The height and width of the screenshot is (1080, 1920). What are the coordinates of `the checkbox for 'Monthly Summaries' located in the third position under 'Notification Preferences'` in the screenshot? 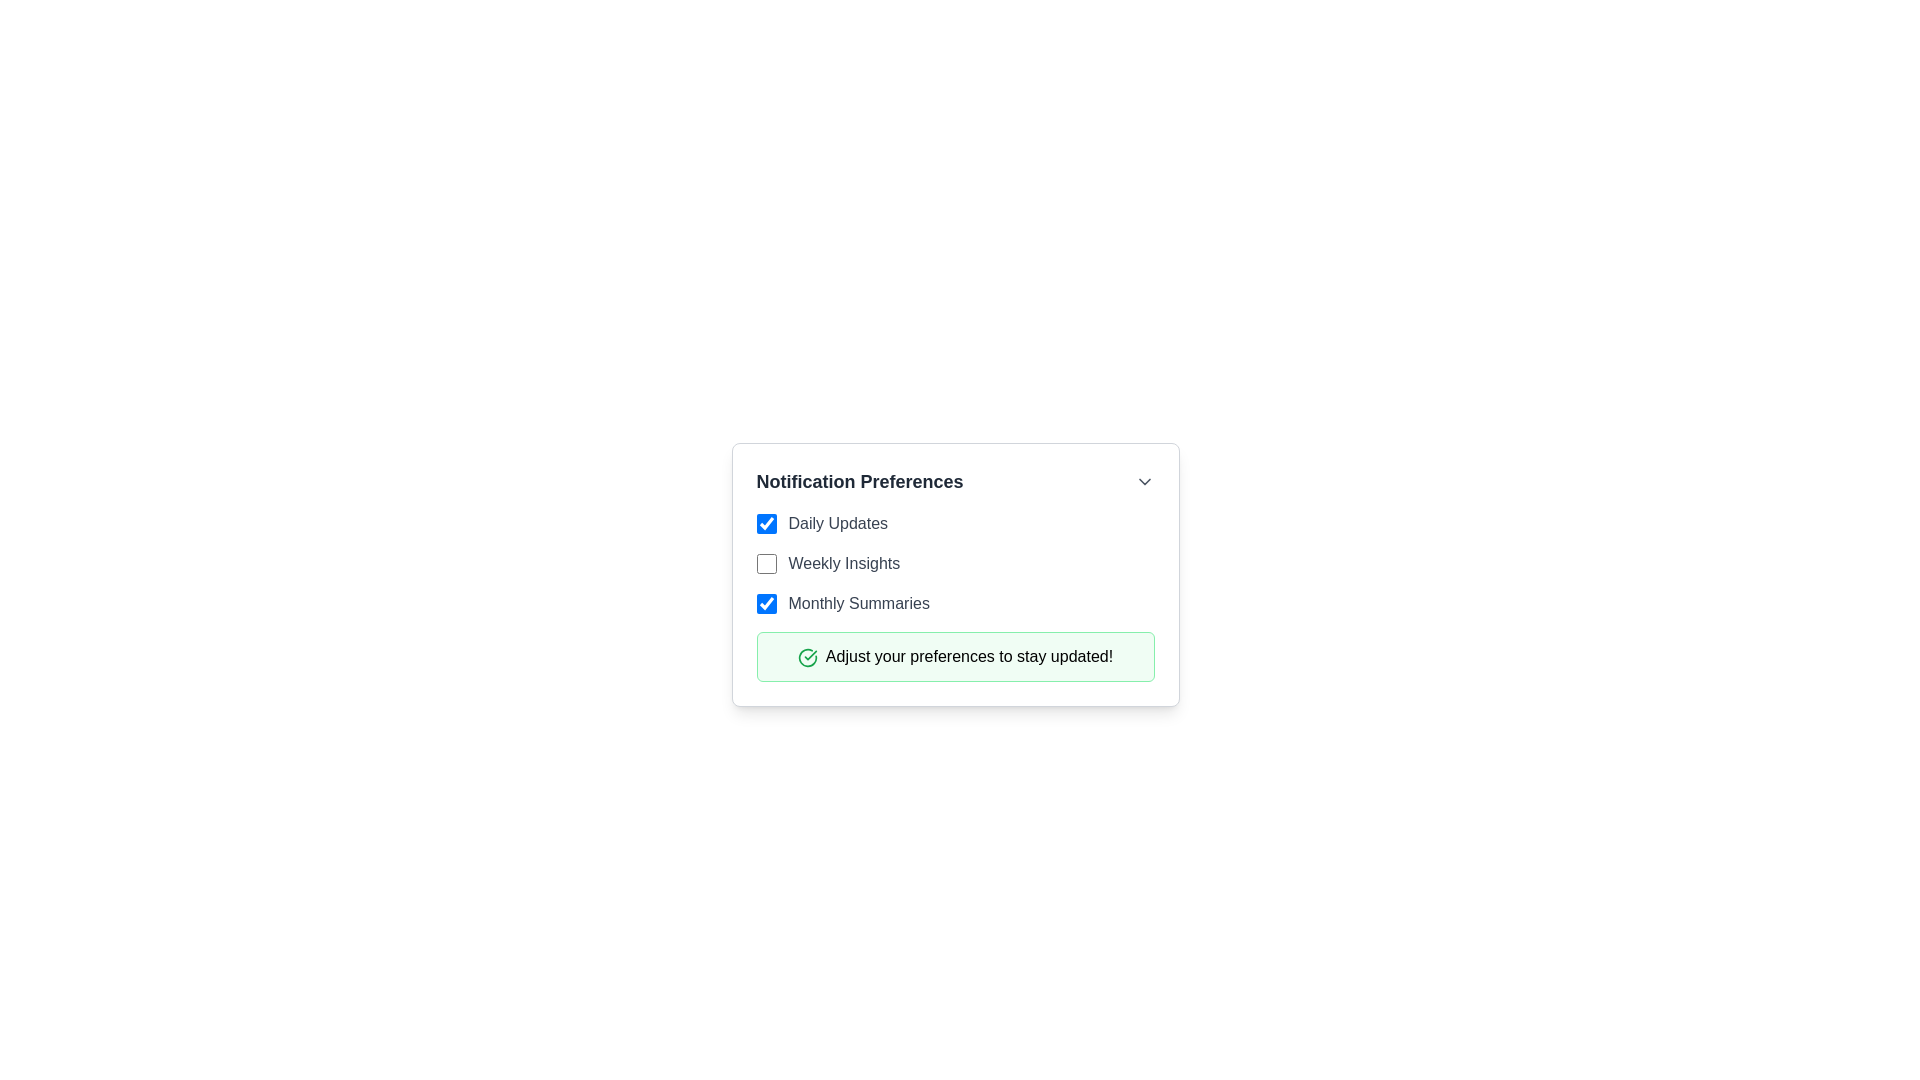 It's located at (765, 603).